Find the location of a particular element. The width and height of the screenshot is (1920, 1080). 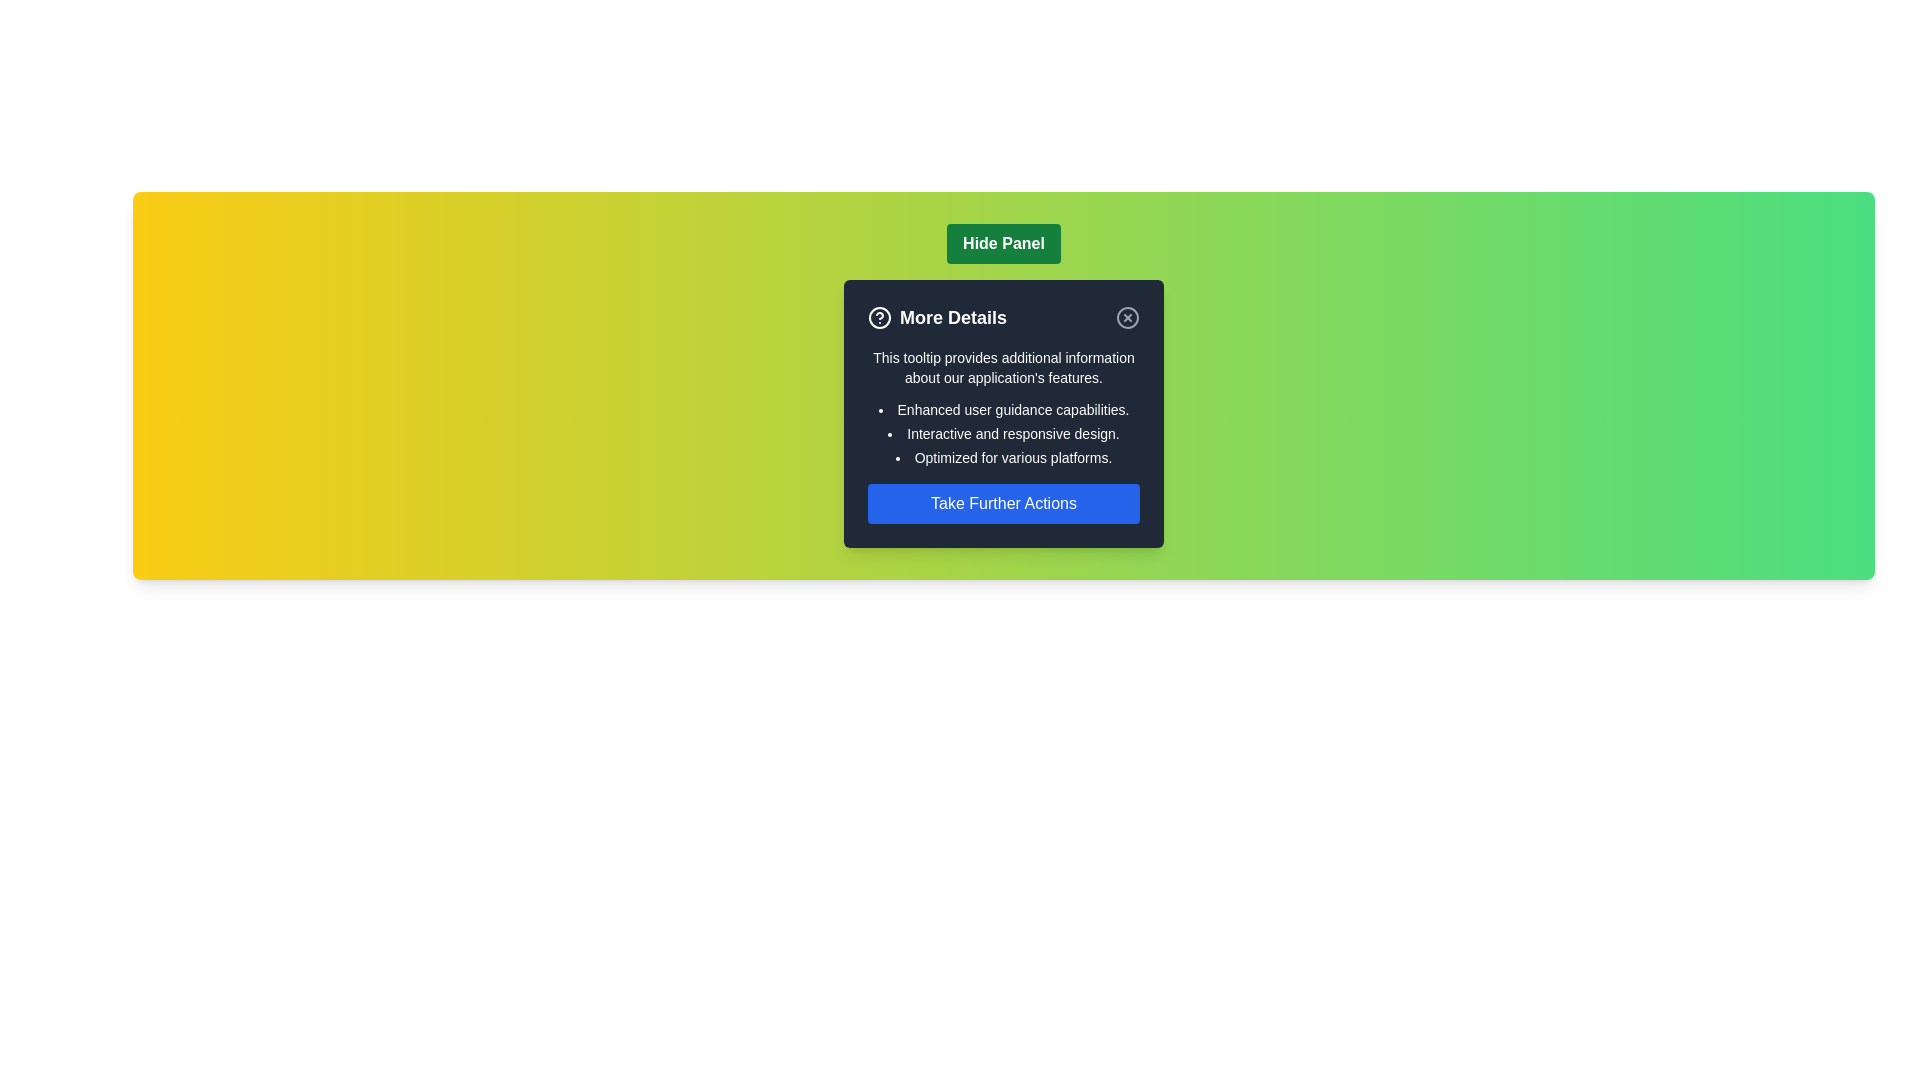

the bold heading labeled 'More Details' with an adjacent help icon, which is centrally located within the tooltip header is located at coordinates (936, 316).